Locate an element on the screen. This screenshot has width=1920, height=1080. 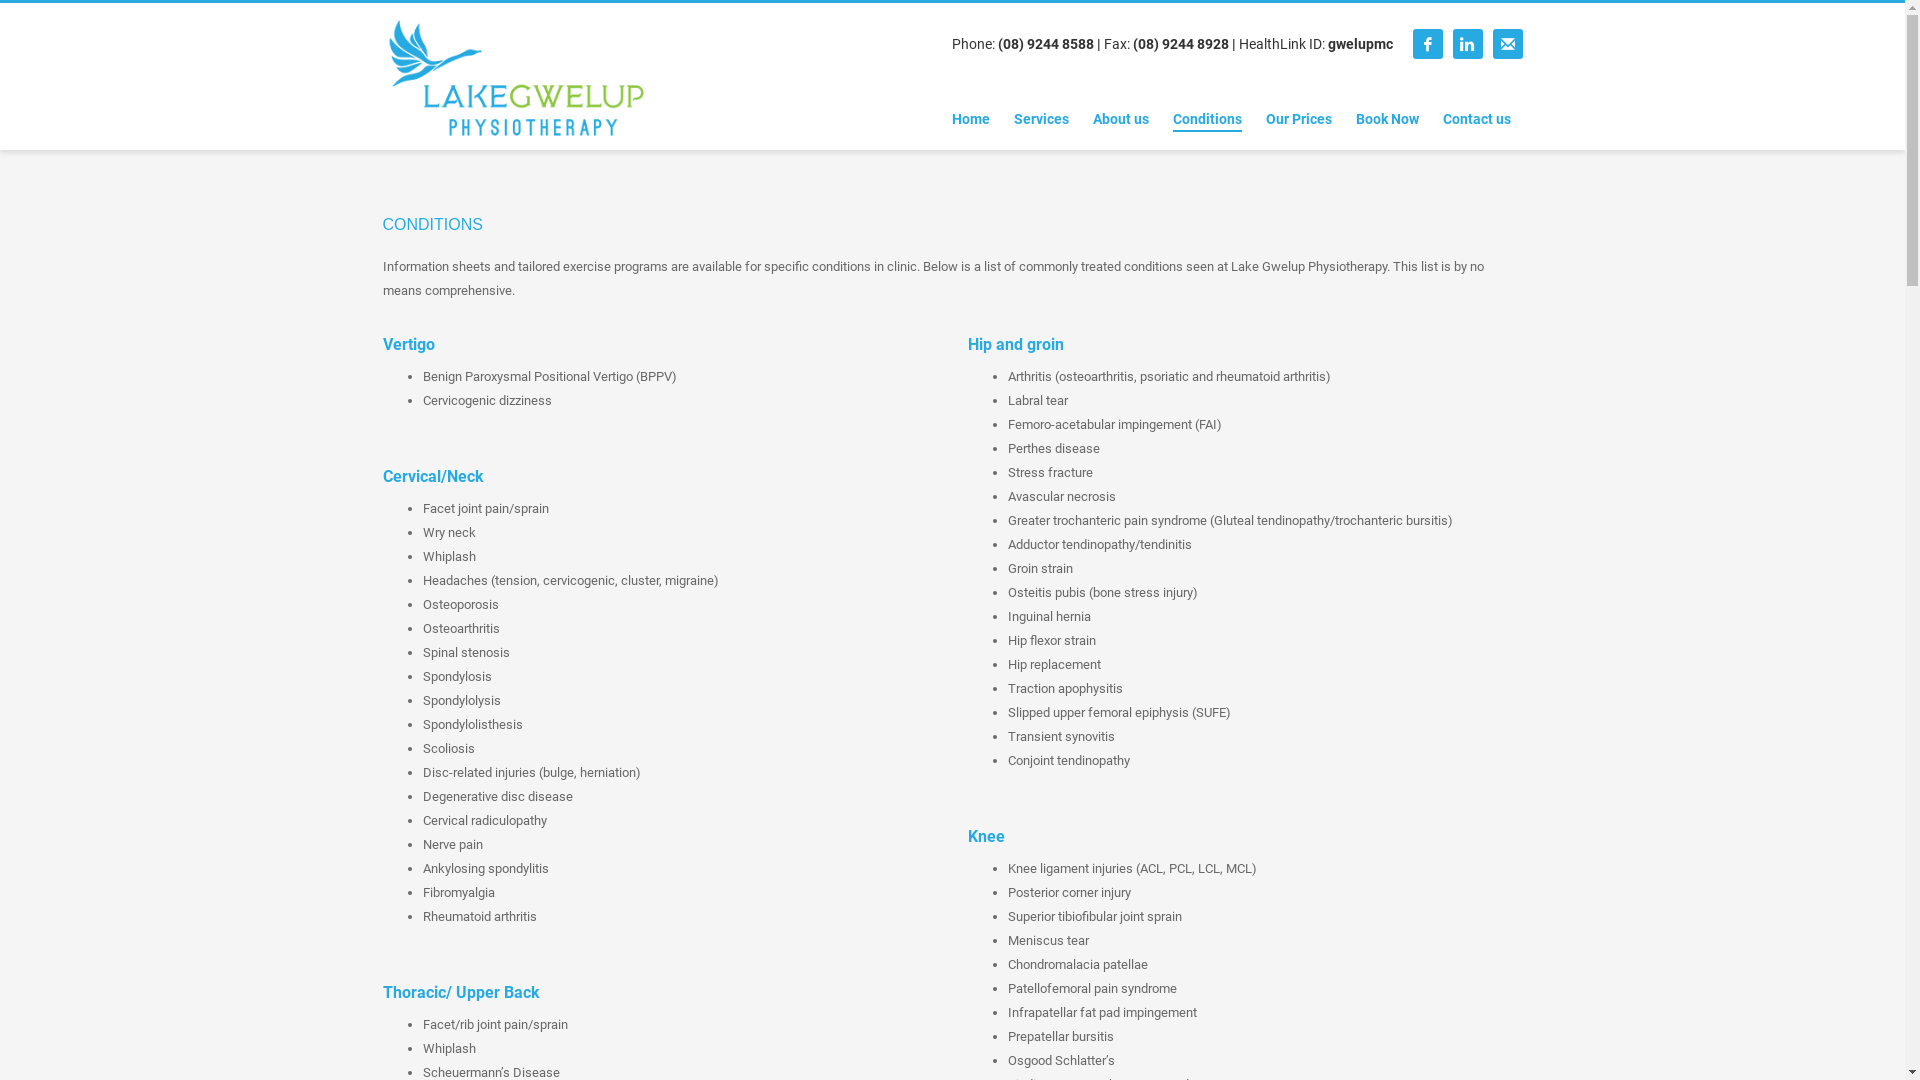
'Contact us' is located at coordinates (1477, 119).